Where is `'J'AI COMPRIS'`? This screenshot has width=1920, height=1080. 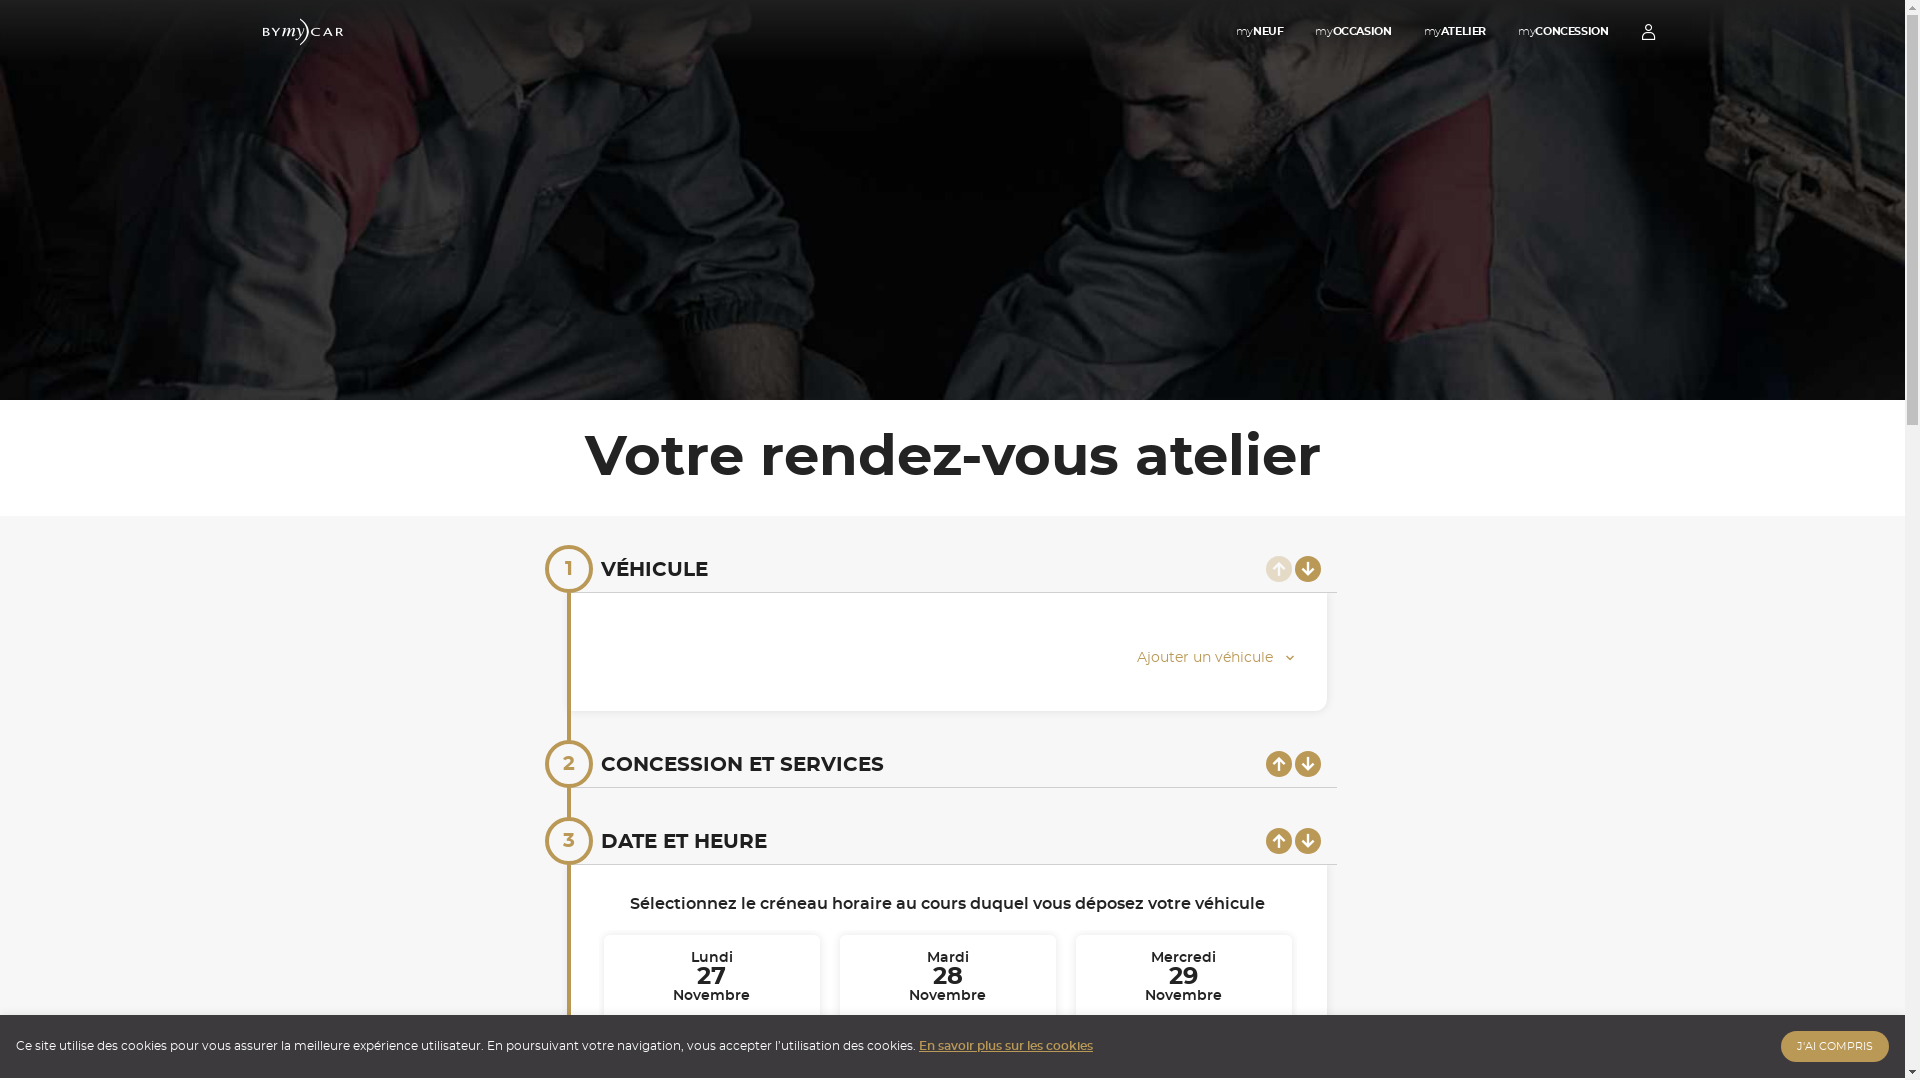 'J'AI COMPRIS' is located at coordinates (1834, 1045).